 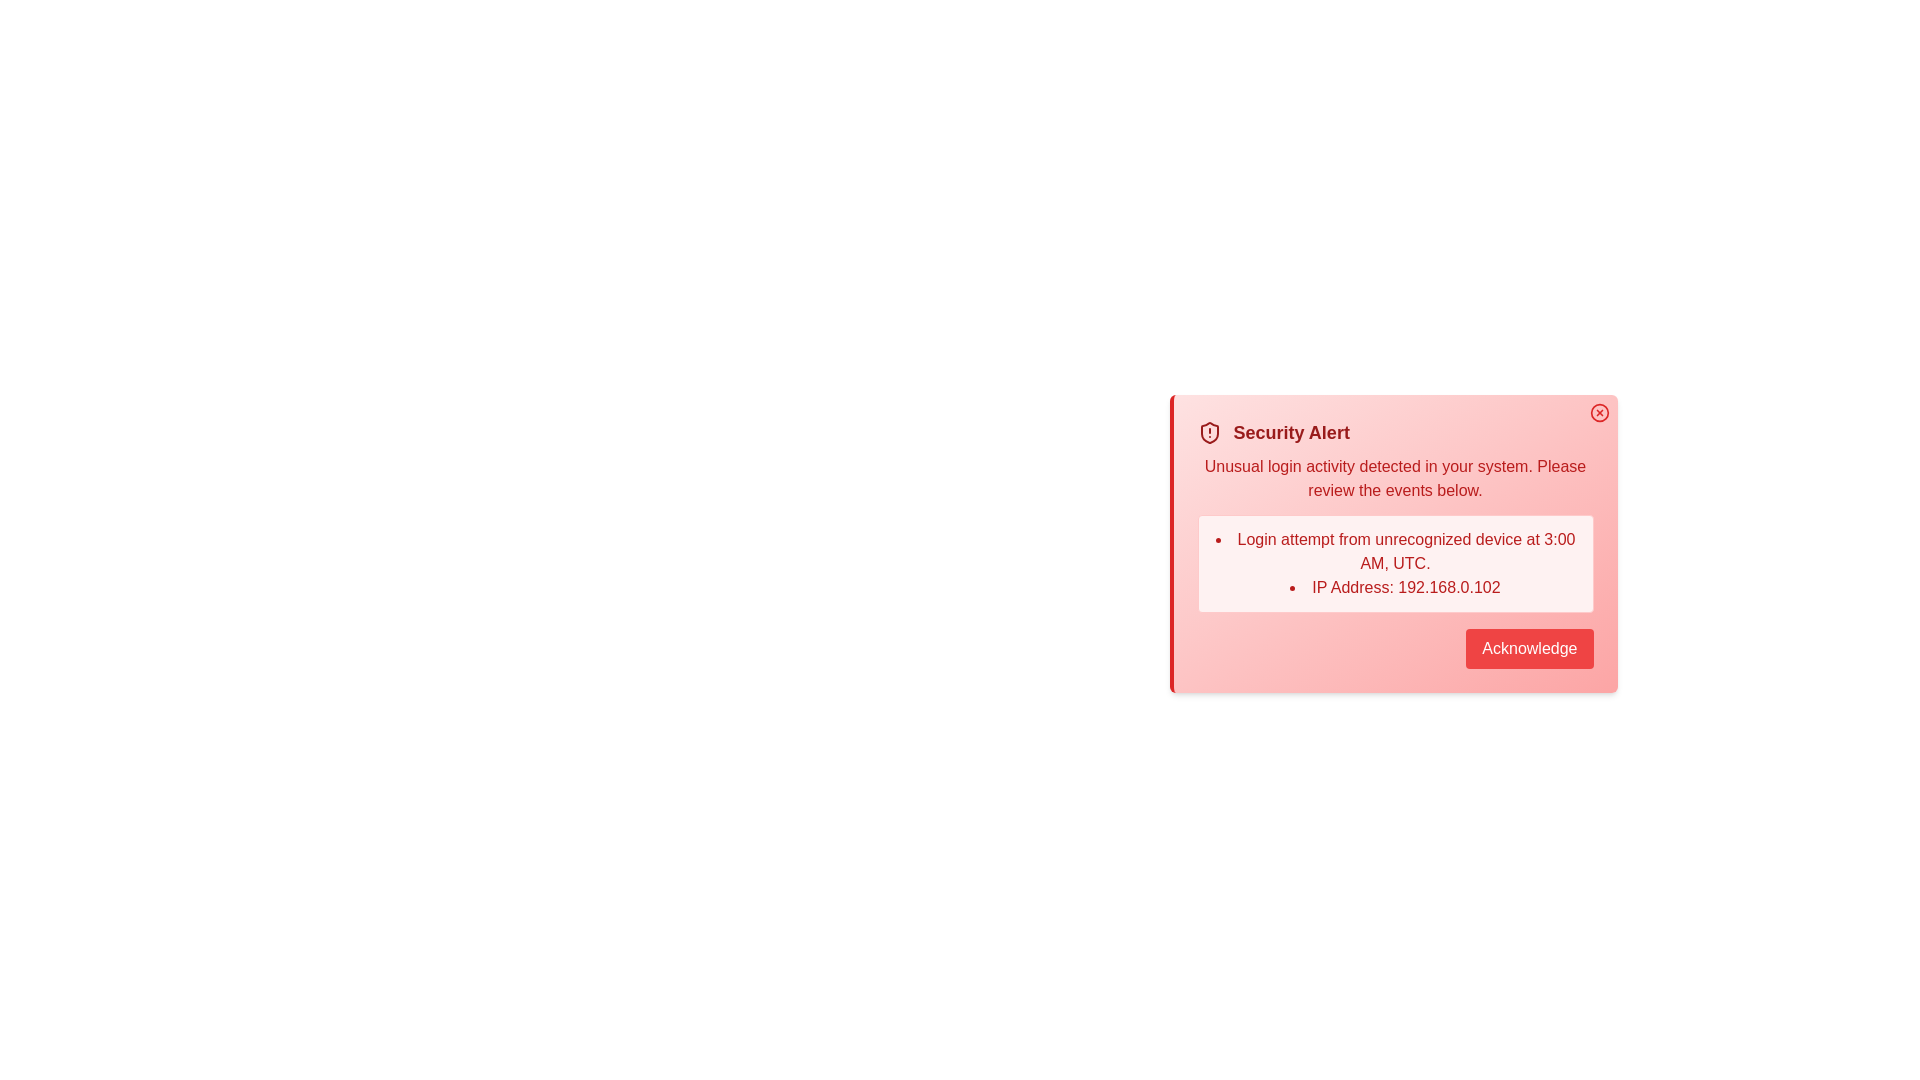 What do you see at coordinates (1528, 648) in the screenshot?
I see `'Acknowledge' button to acknowledge the alert` at bounding box center [1528, 648].